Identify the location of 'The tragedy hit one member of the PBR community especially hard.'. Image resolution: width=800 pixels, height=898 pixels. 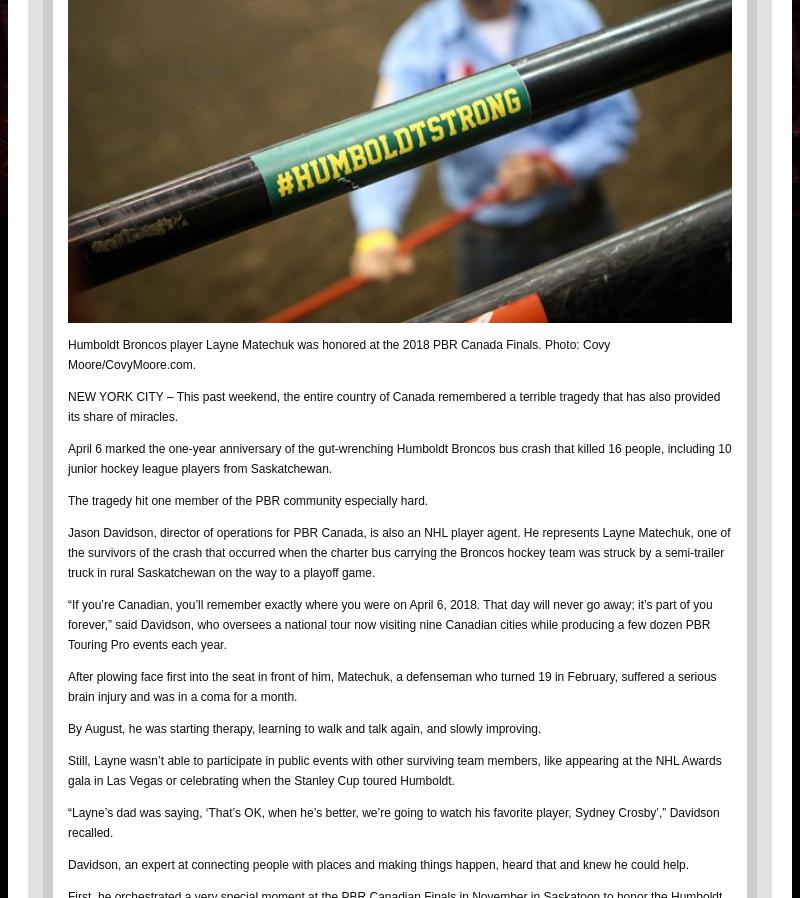
(247, 499).